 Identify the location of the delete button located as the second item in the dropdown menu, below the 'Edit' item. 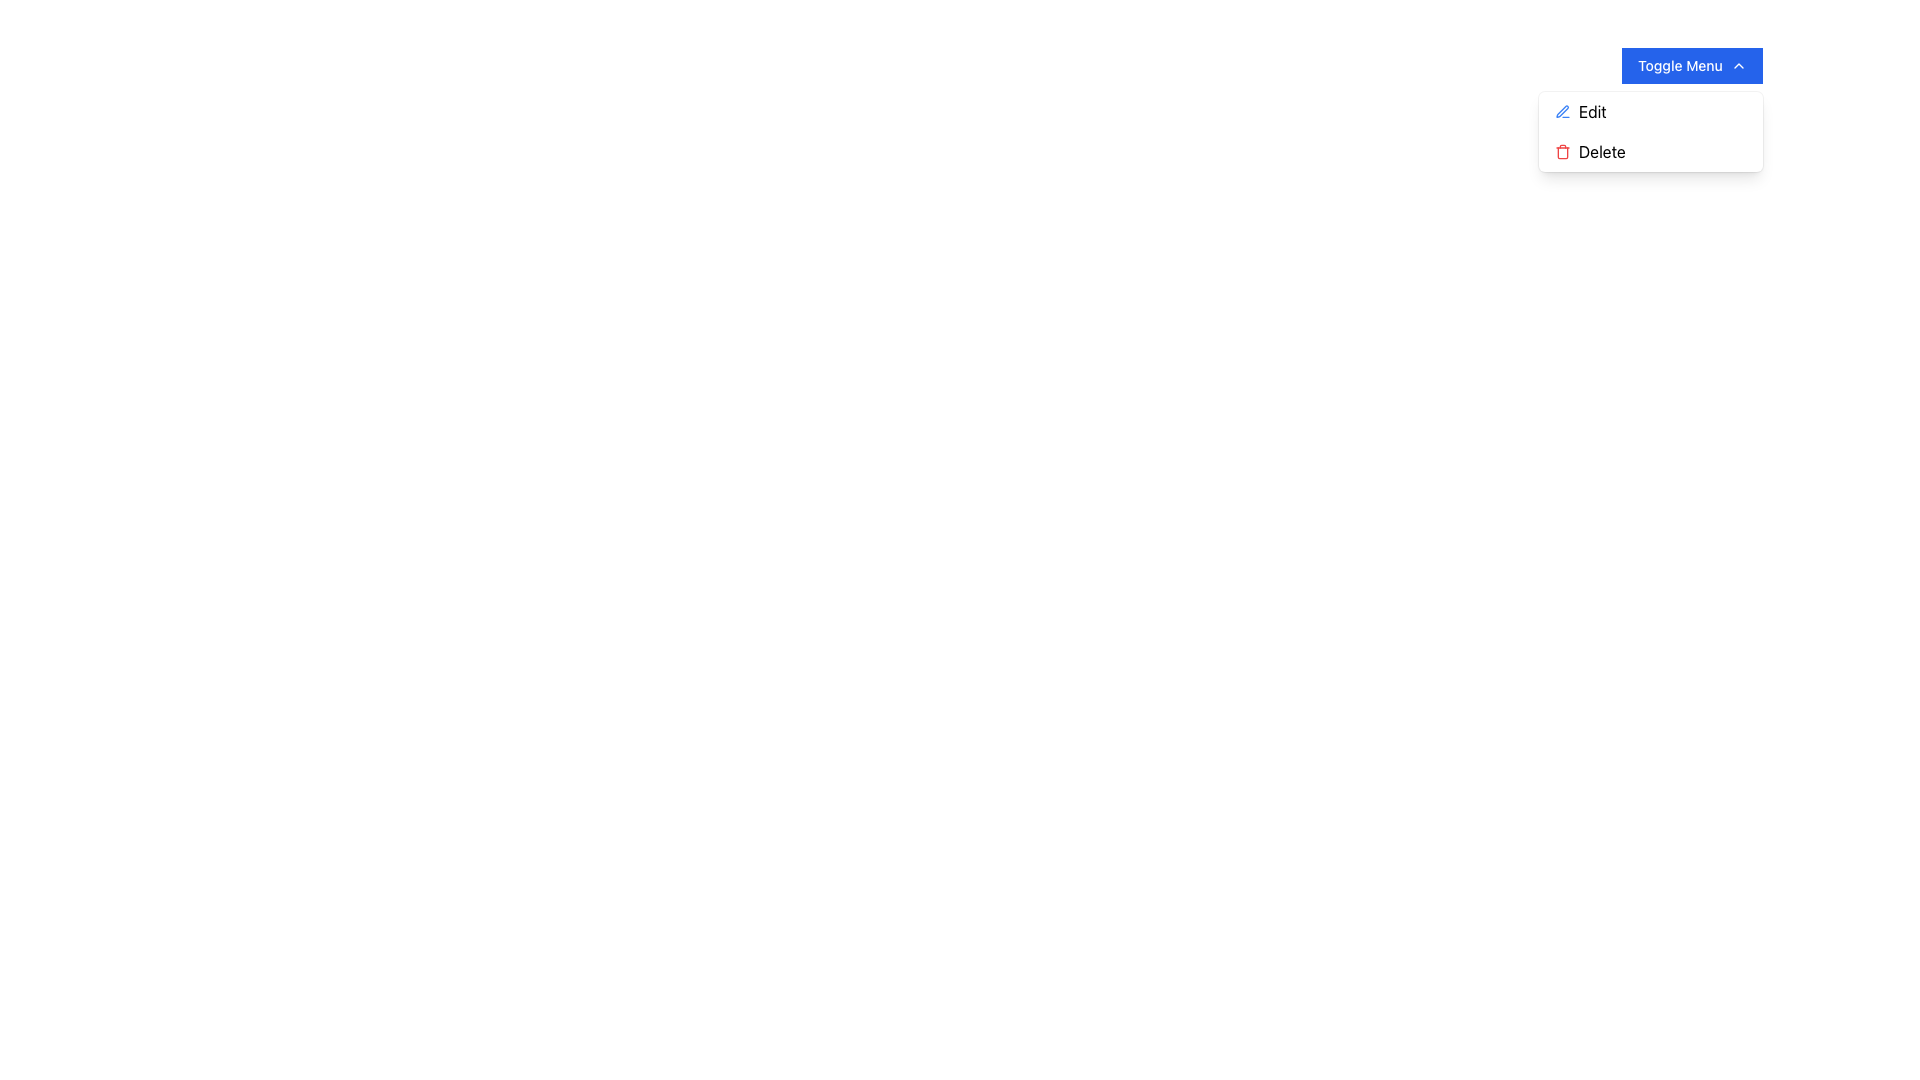
(1650, 150).